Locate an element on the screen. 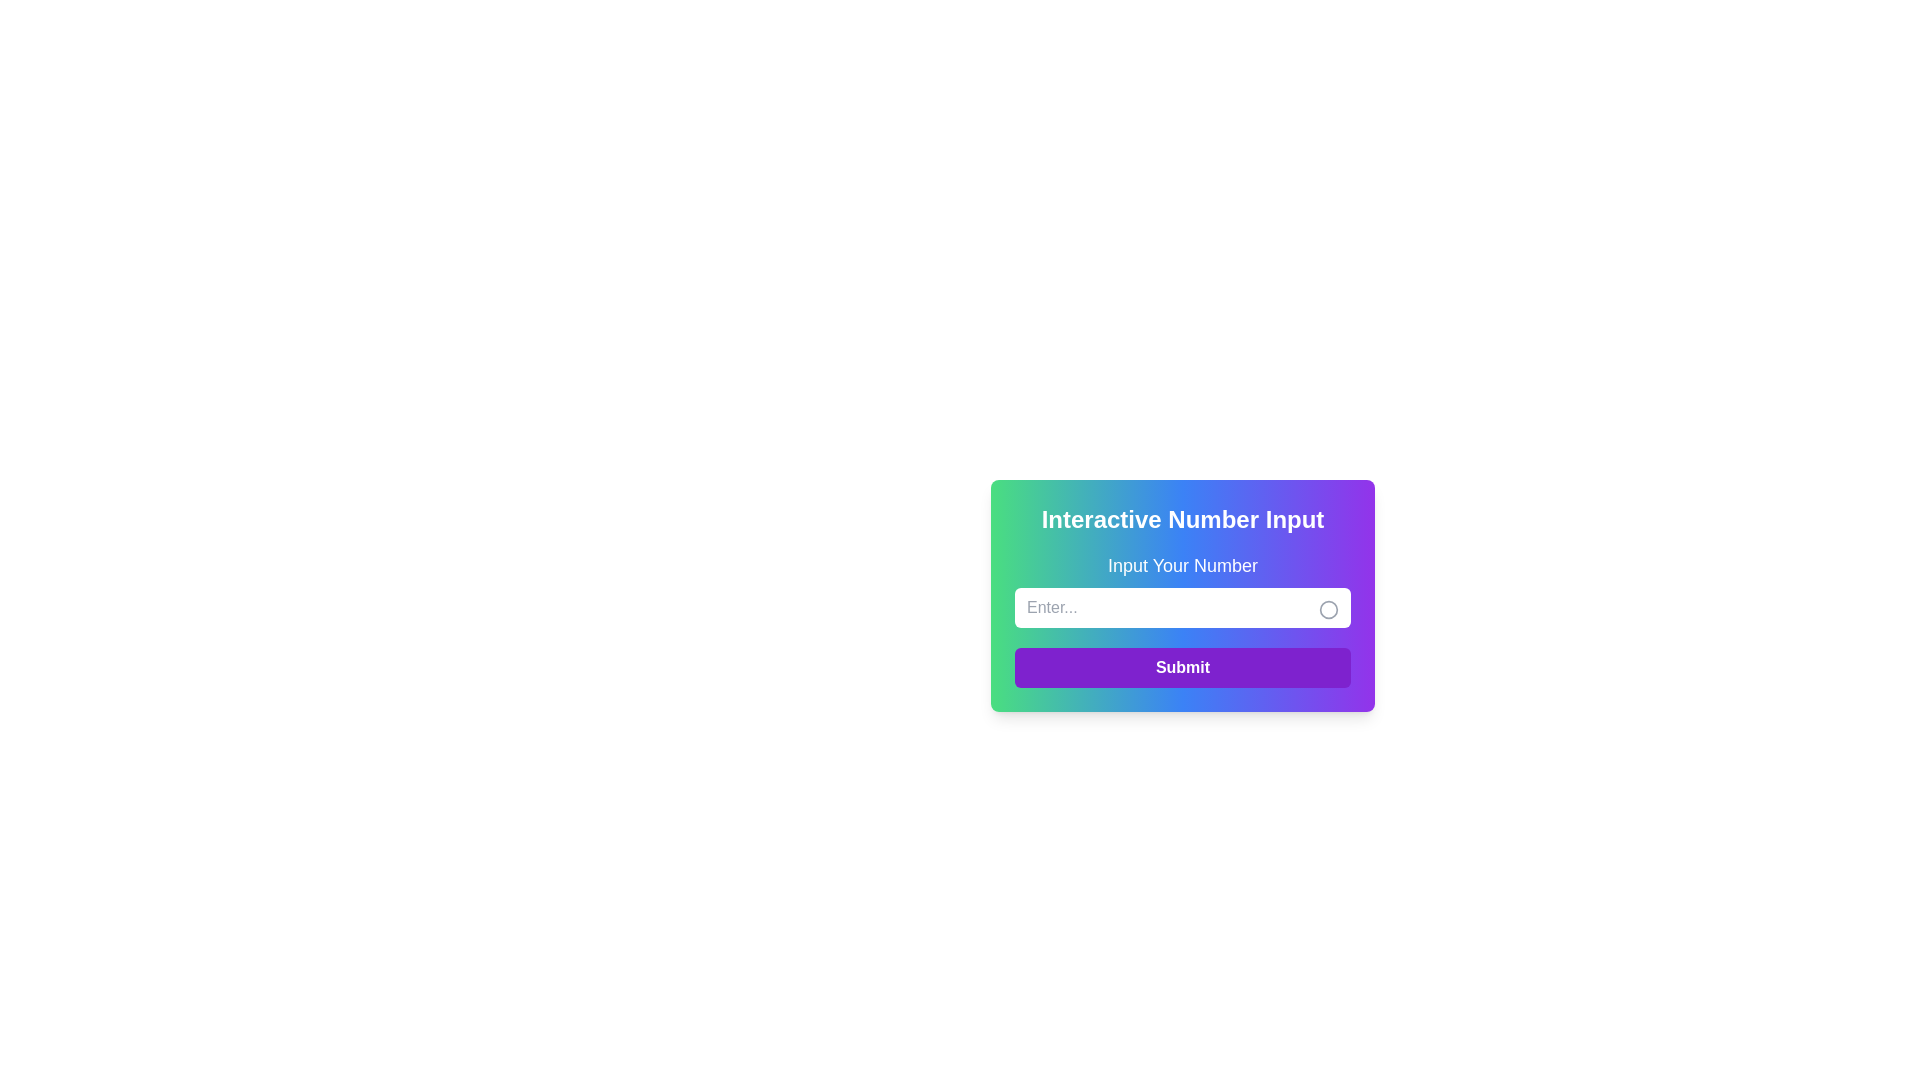  the rectangular 'Submit' button with a purple background and bold white text is located at coordinates (1182, 667).